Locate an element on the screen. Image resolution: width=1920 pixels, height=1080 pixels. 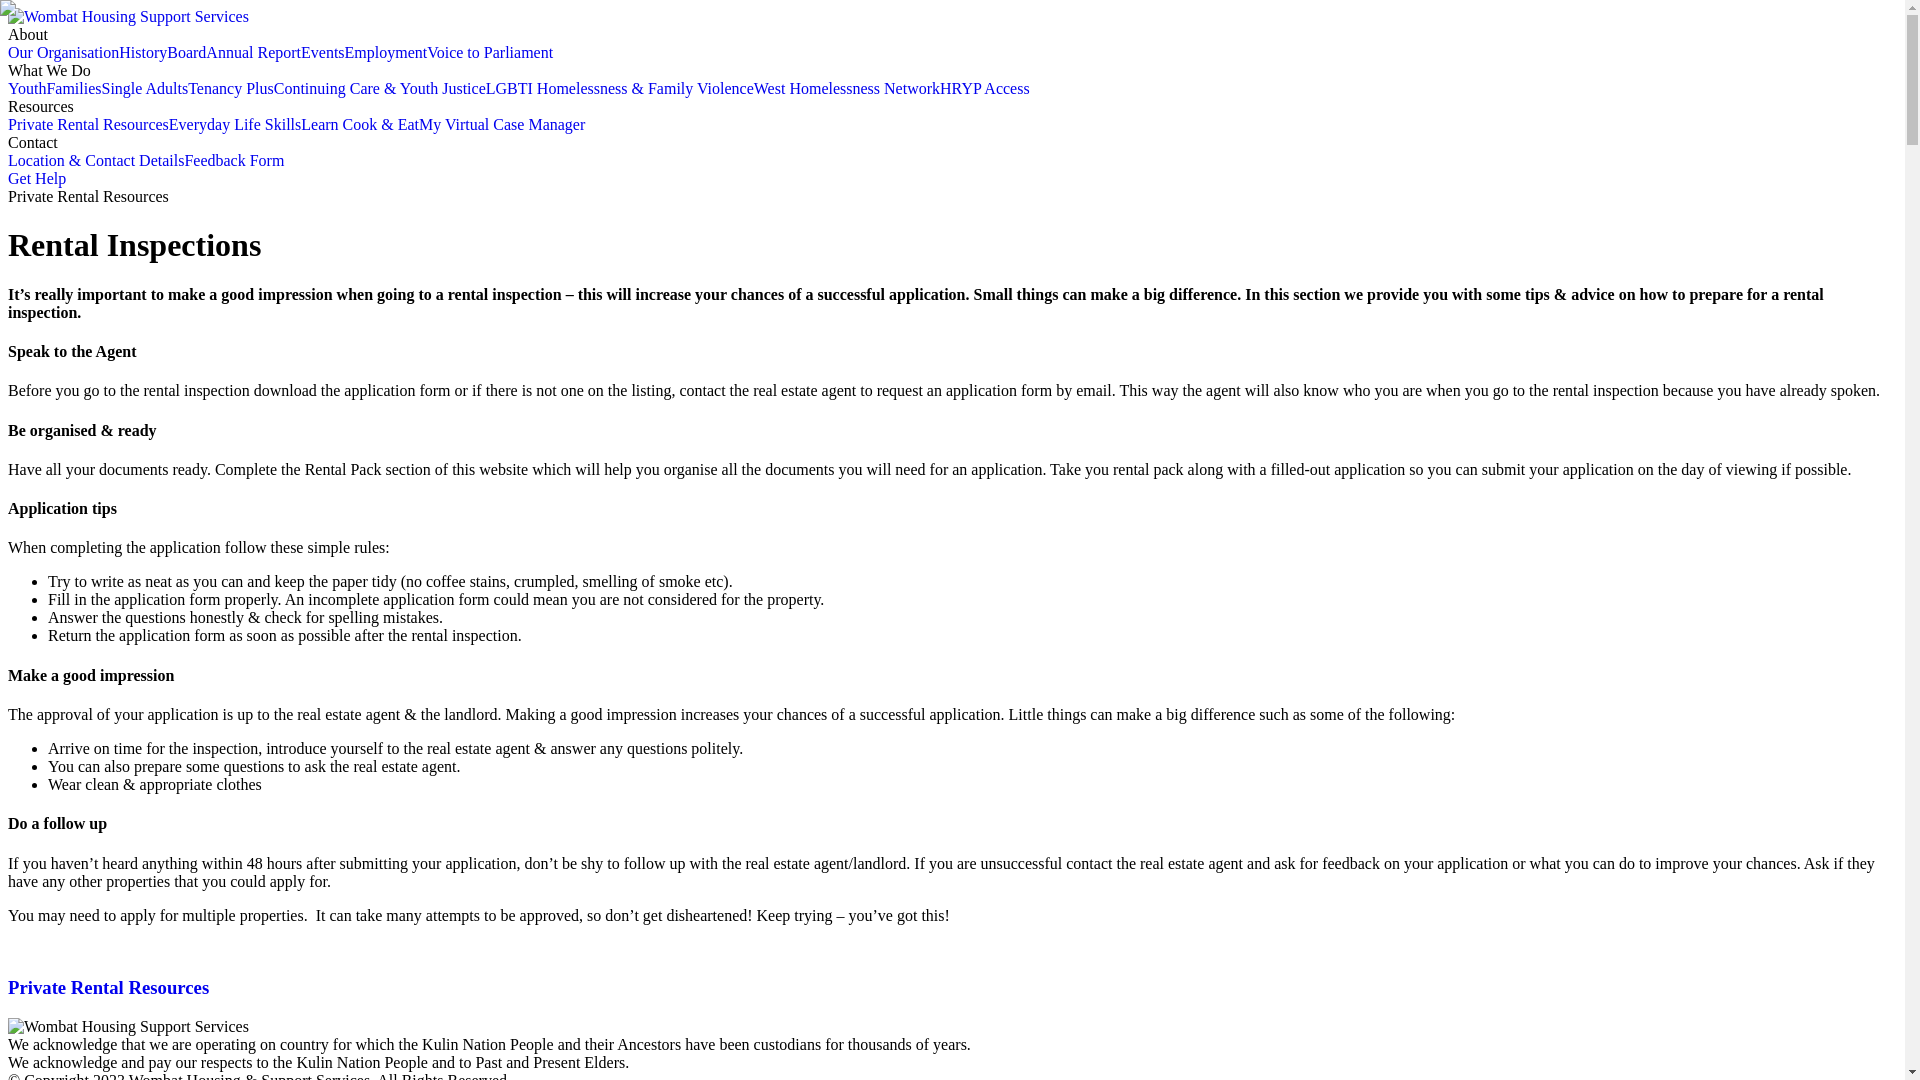
'Families' is located at coordinates (73, 87).